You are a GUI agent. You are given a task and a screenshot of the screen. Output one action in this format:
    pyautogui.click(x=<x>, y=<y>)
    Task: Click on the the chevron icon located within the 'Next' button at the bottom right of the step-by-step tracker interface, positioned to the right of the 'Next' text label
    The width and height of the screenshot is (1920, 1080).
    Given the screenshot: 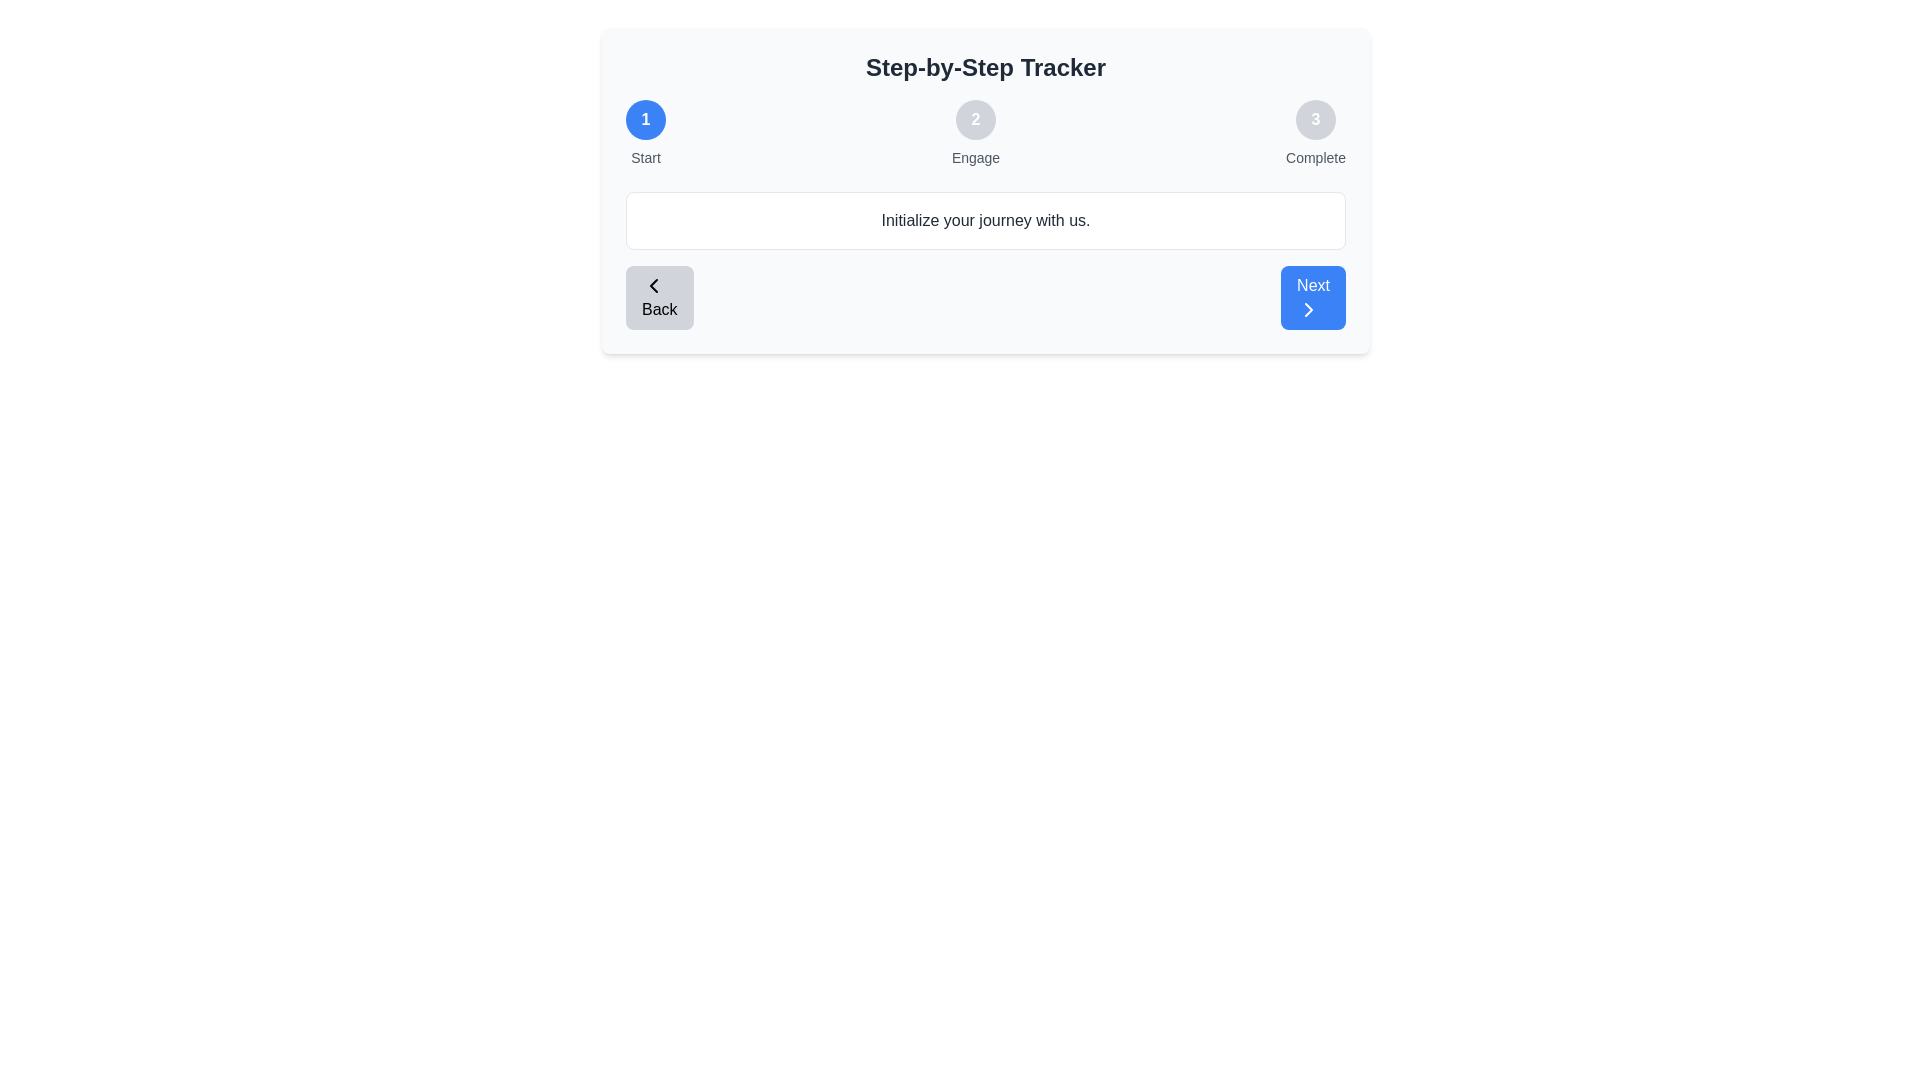 What is the action you would take?
    pyautogui.click(x=1309, y=309)
    